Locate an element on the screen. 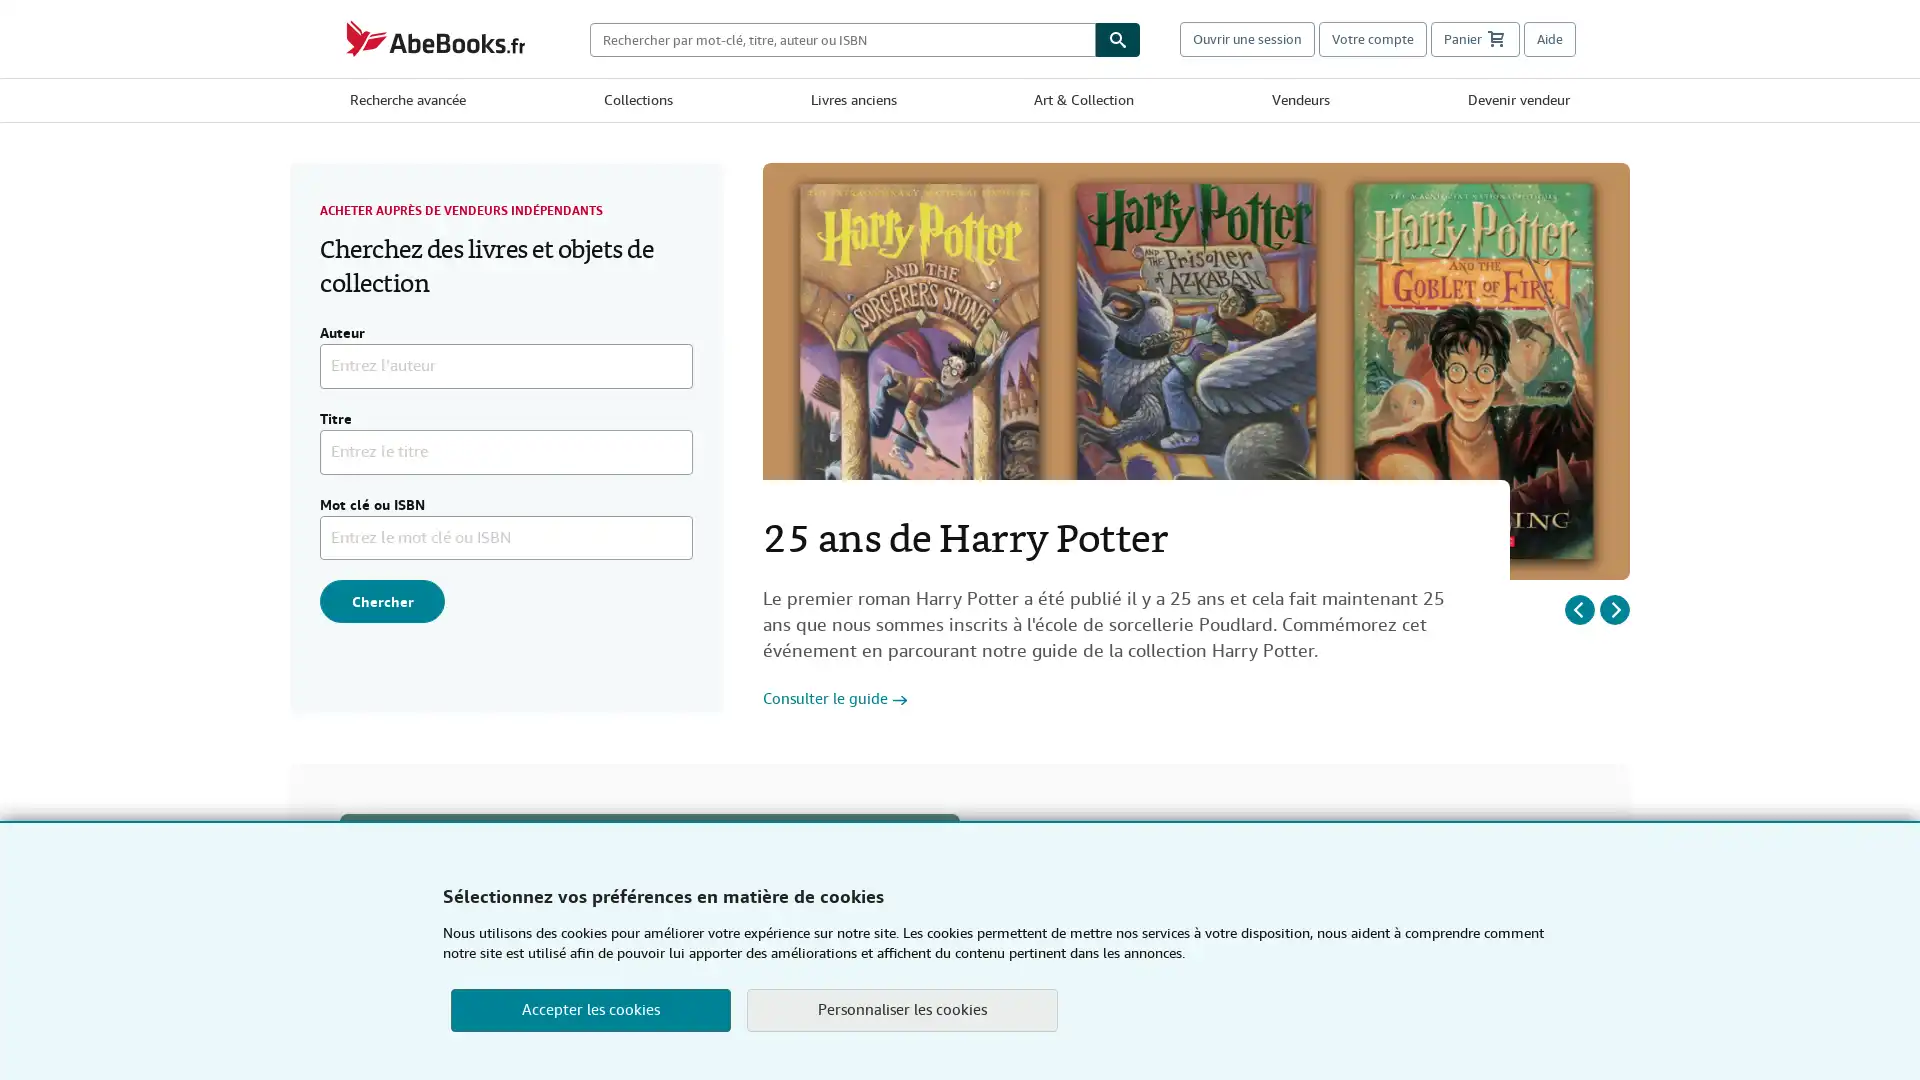 The height and width of the screenshot is (1080, 1920). Previous is located at coordinates (1578, 608).